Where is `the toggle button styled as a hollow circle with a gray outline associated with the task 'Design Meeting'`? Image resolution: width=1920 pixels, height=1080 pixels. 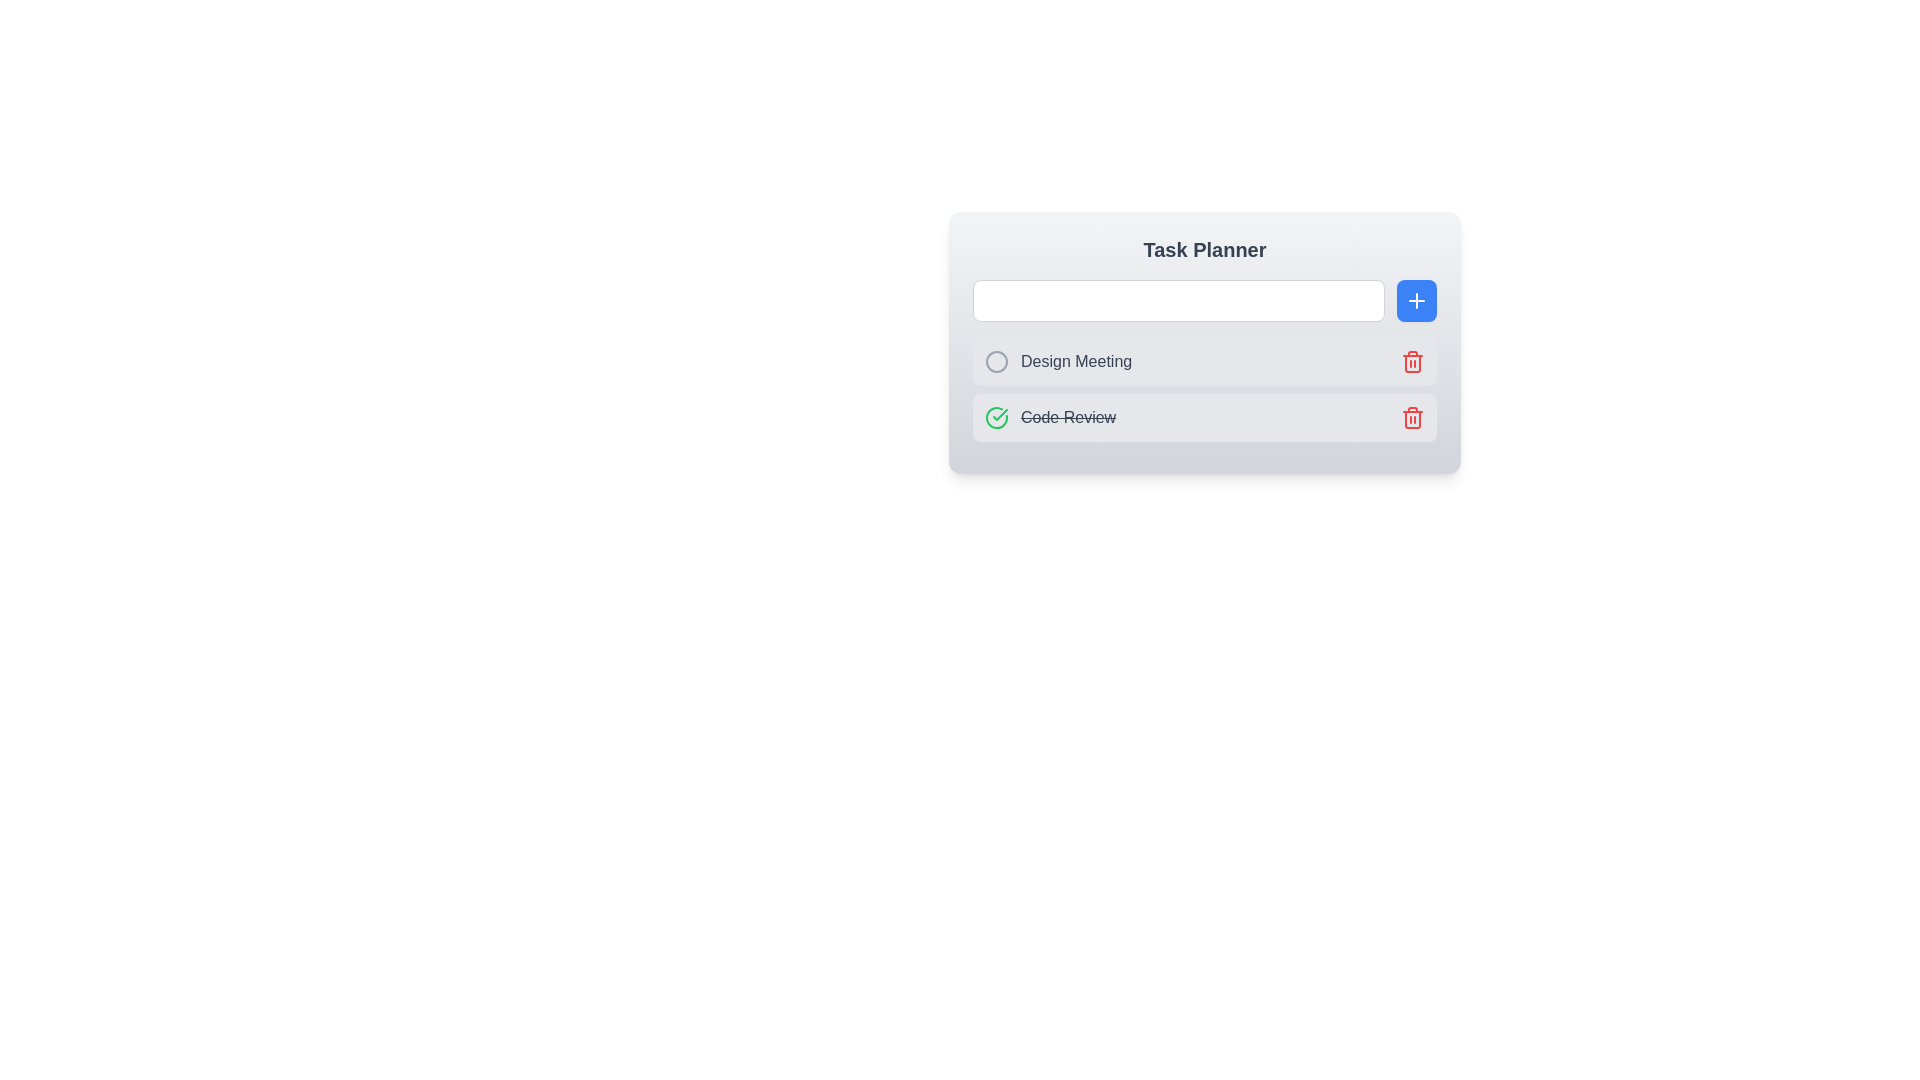 the toggle button styled as a hollow circle with a gray outline associated with the task 'Design Meeting' is located at coordinates (997, 362).